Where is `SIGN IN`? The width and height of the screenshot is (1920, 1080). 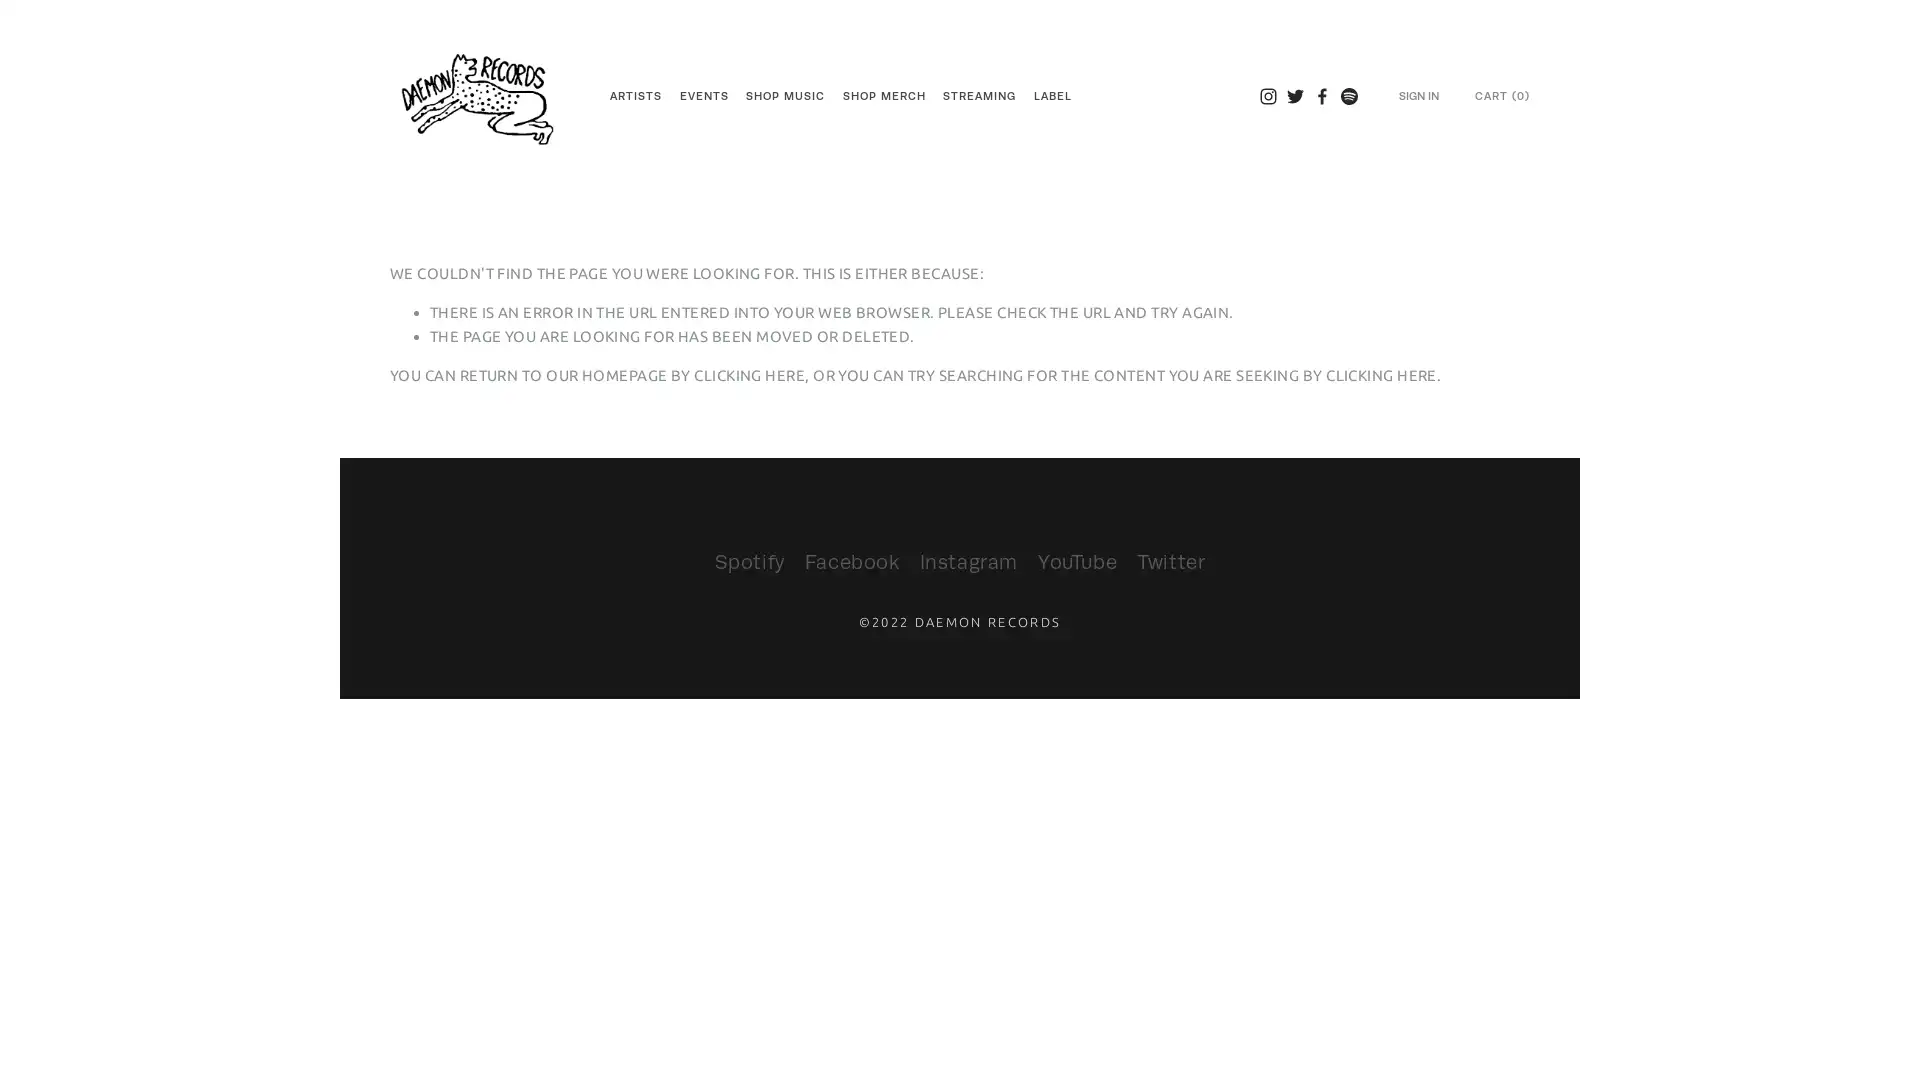
SIGN IN is located at coordinates (1418, 95).